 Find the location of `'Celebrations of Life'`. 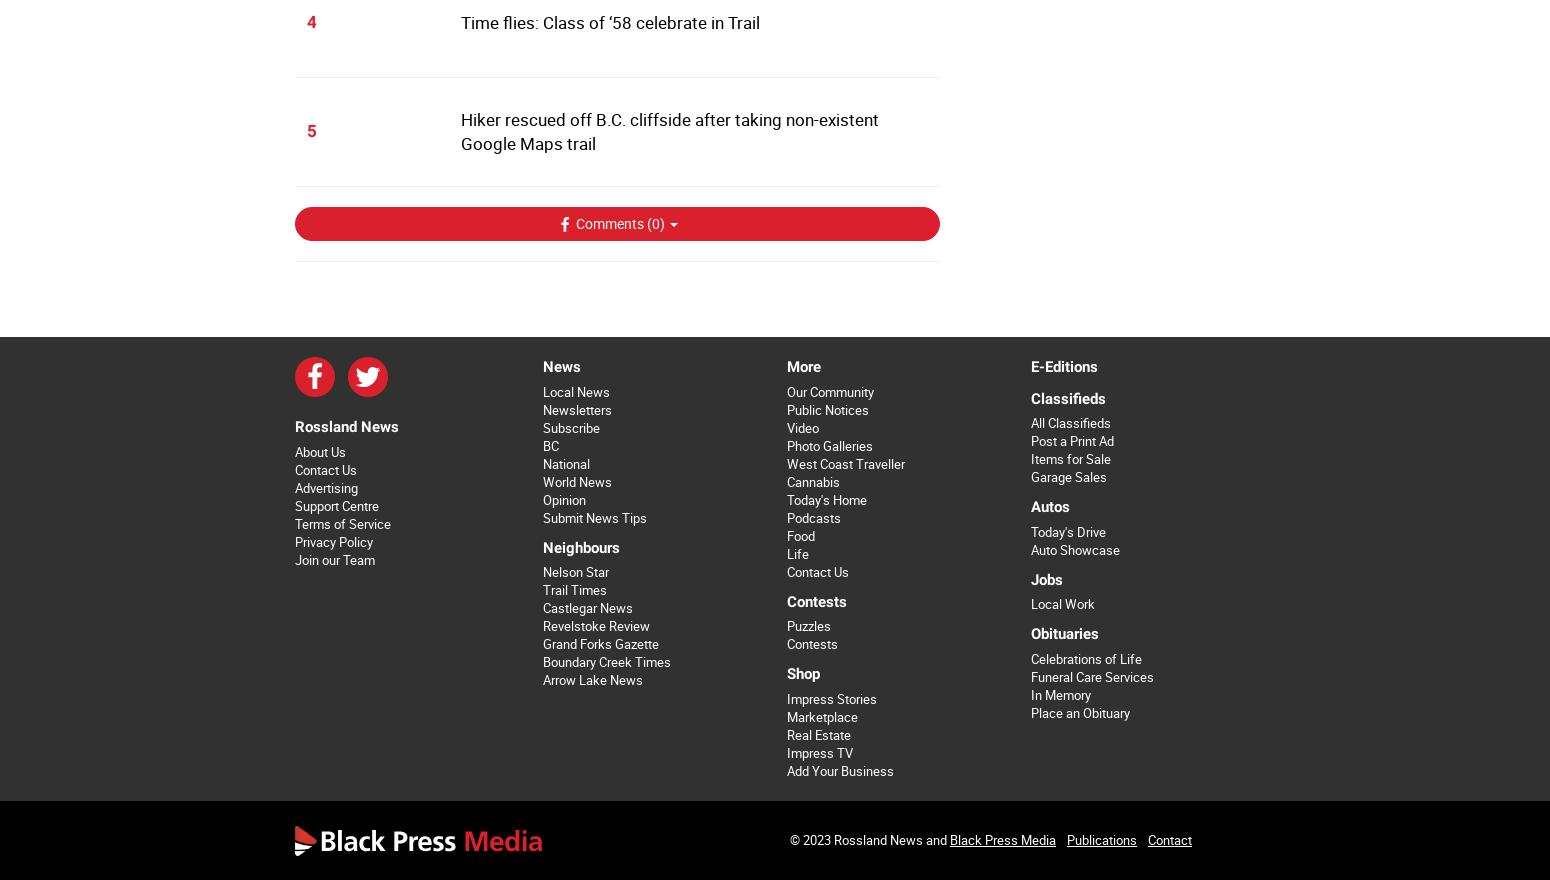

'Celebrations of Life' is located at coordinates (1085, 658).